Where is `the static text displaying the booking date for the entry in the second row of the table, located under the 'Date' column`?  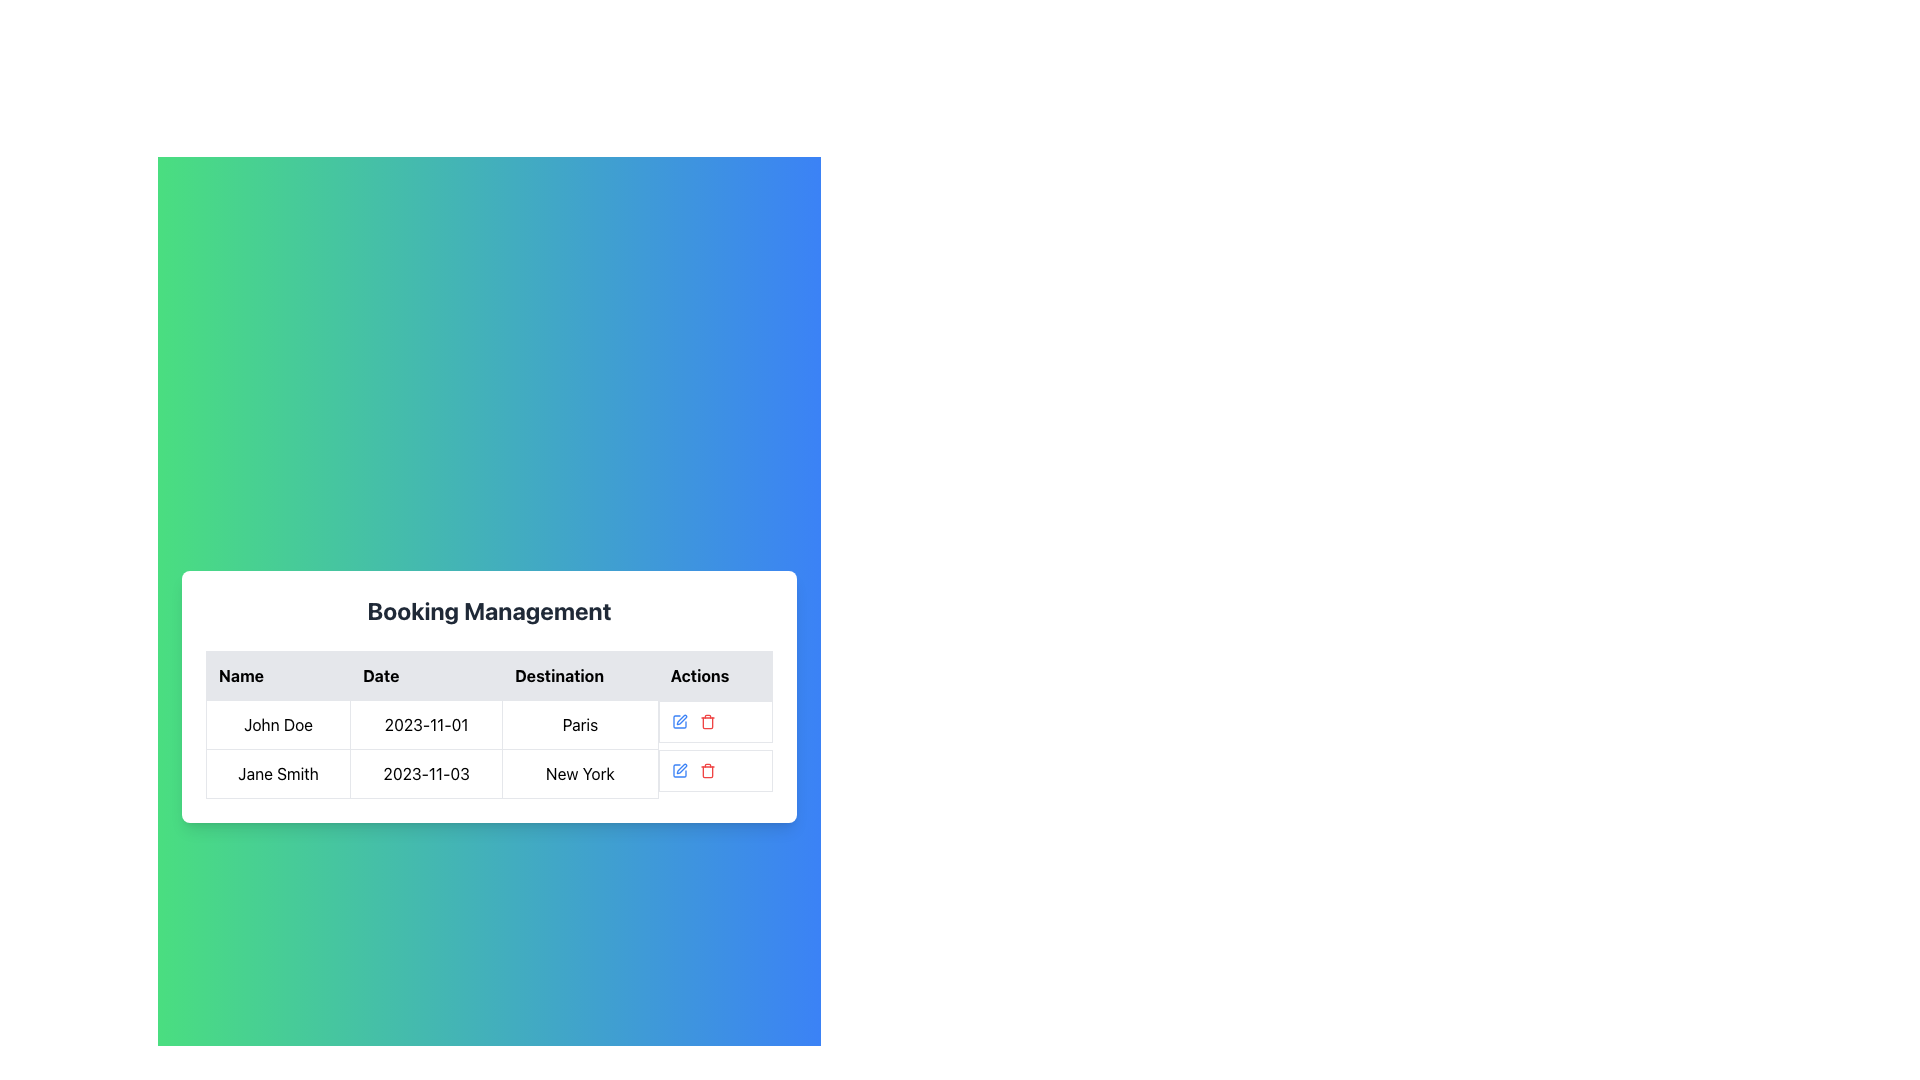
the static text displaying the booking date for the entry in the second row of the table, located under the 'Date' column is located at coordinates (425, 773).